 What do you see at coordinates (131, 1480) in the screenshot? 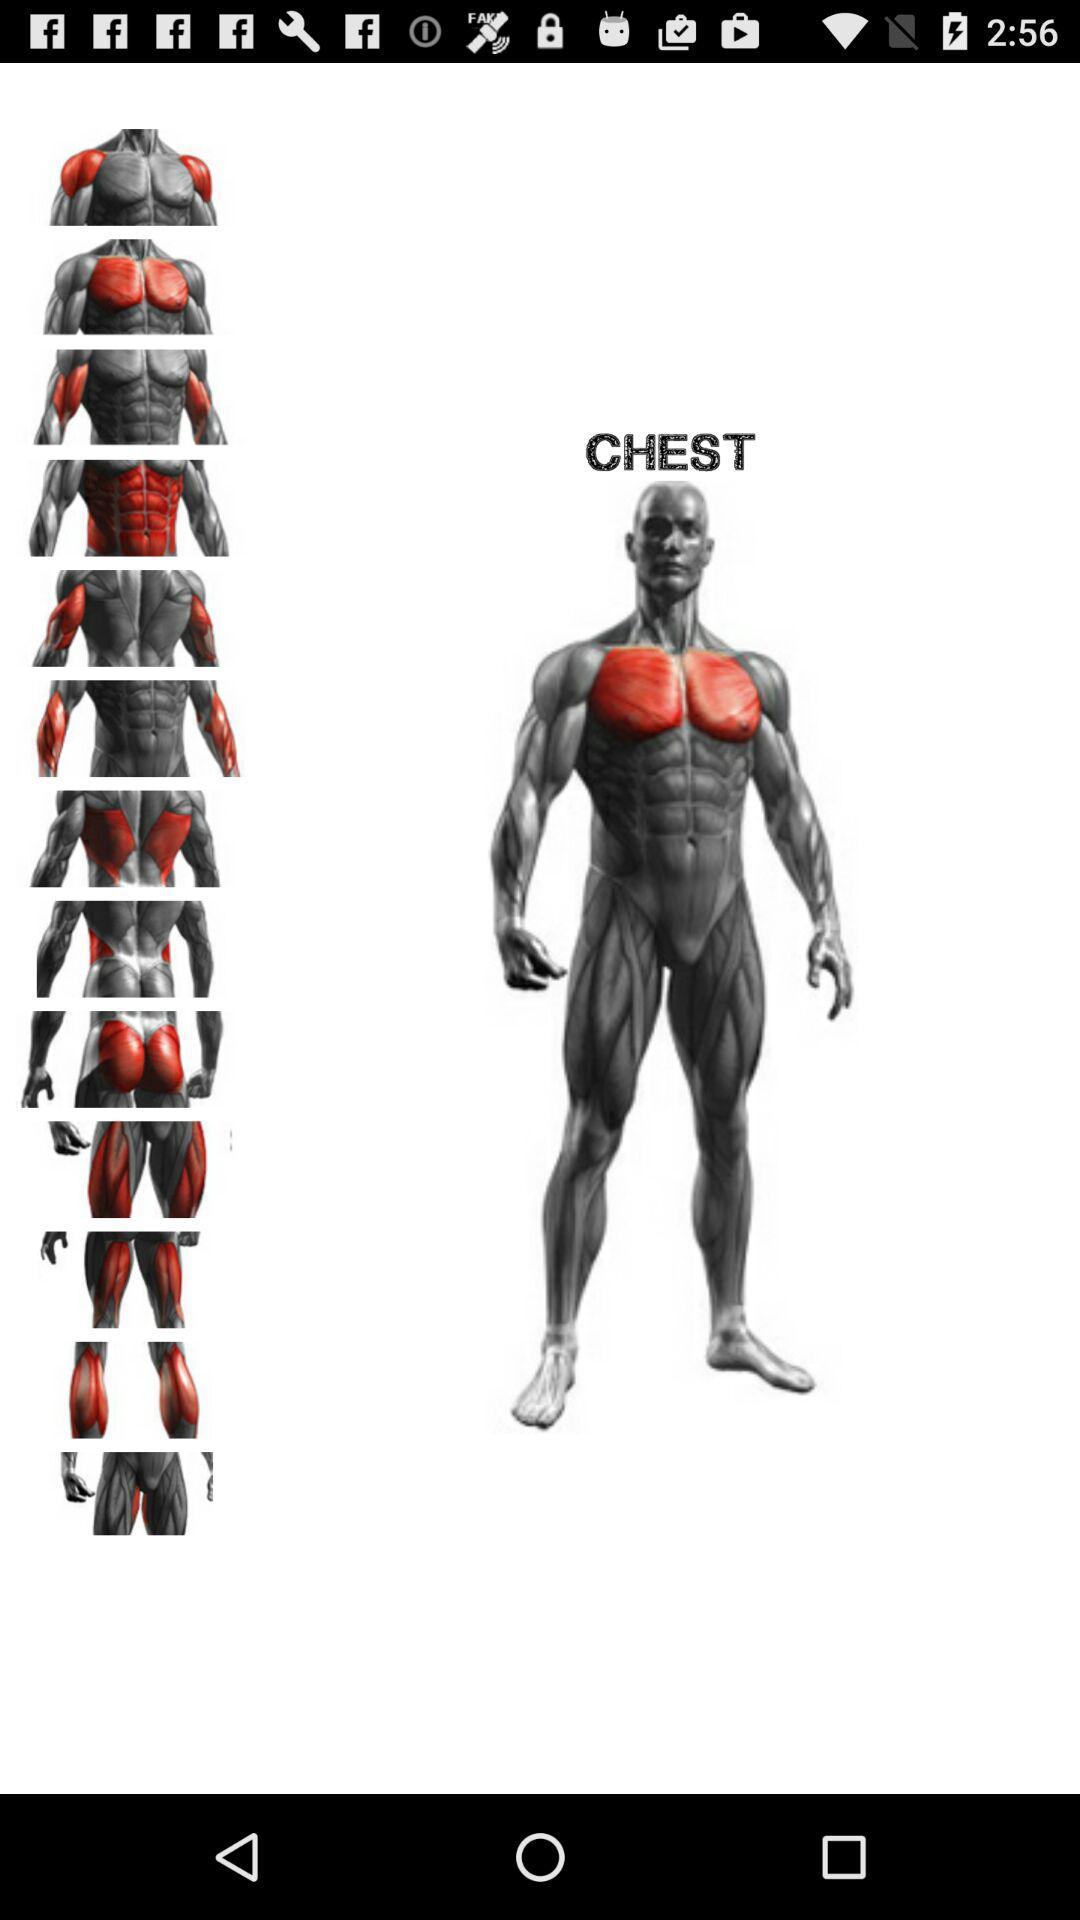
I see `the pause icon` at bounding box center [131, 1480].